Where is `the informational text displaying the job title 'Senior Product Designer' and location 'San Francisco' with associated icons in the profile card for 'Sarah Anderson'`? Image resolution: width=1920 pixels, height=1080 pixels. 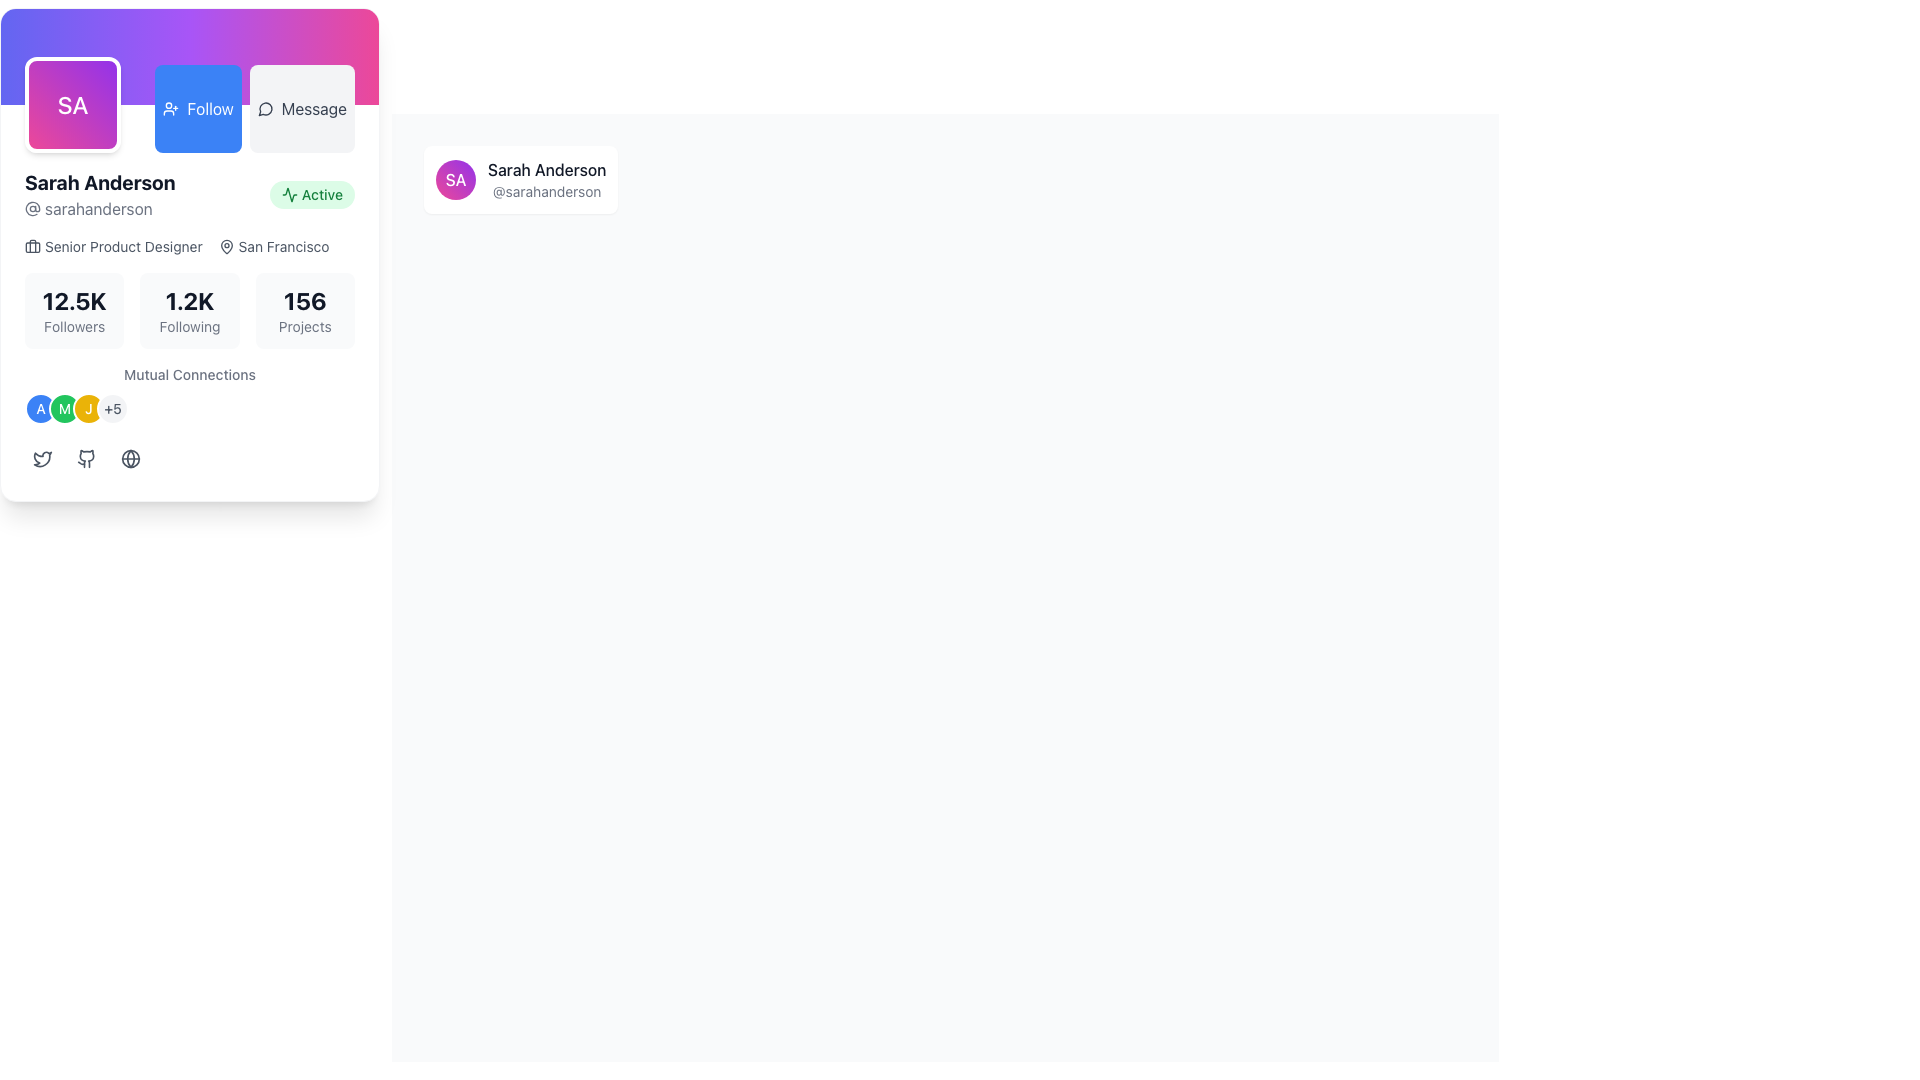 the informational text displaying the job title 'Senior Product Designer' and location 'San Francisco' with associated icons in the profile card for 'Sarah Anderson' is located at coordinates (190, 245).